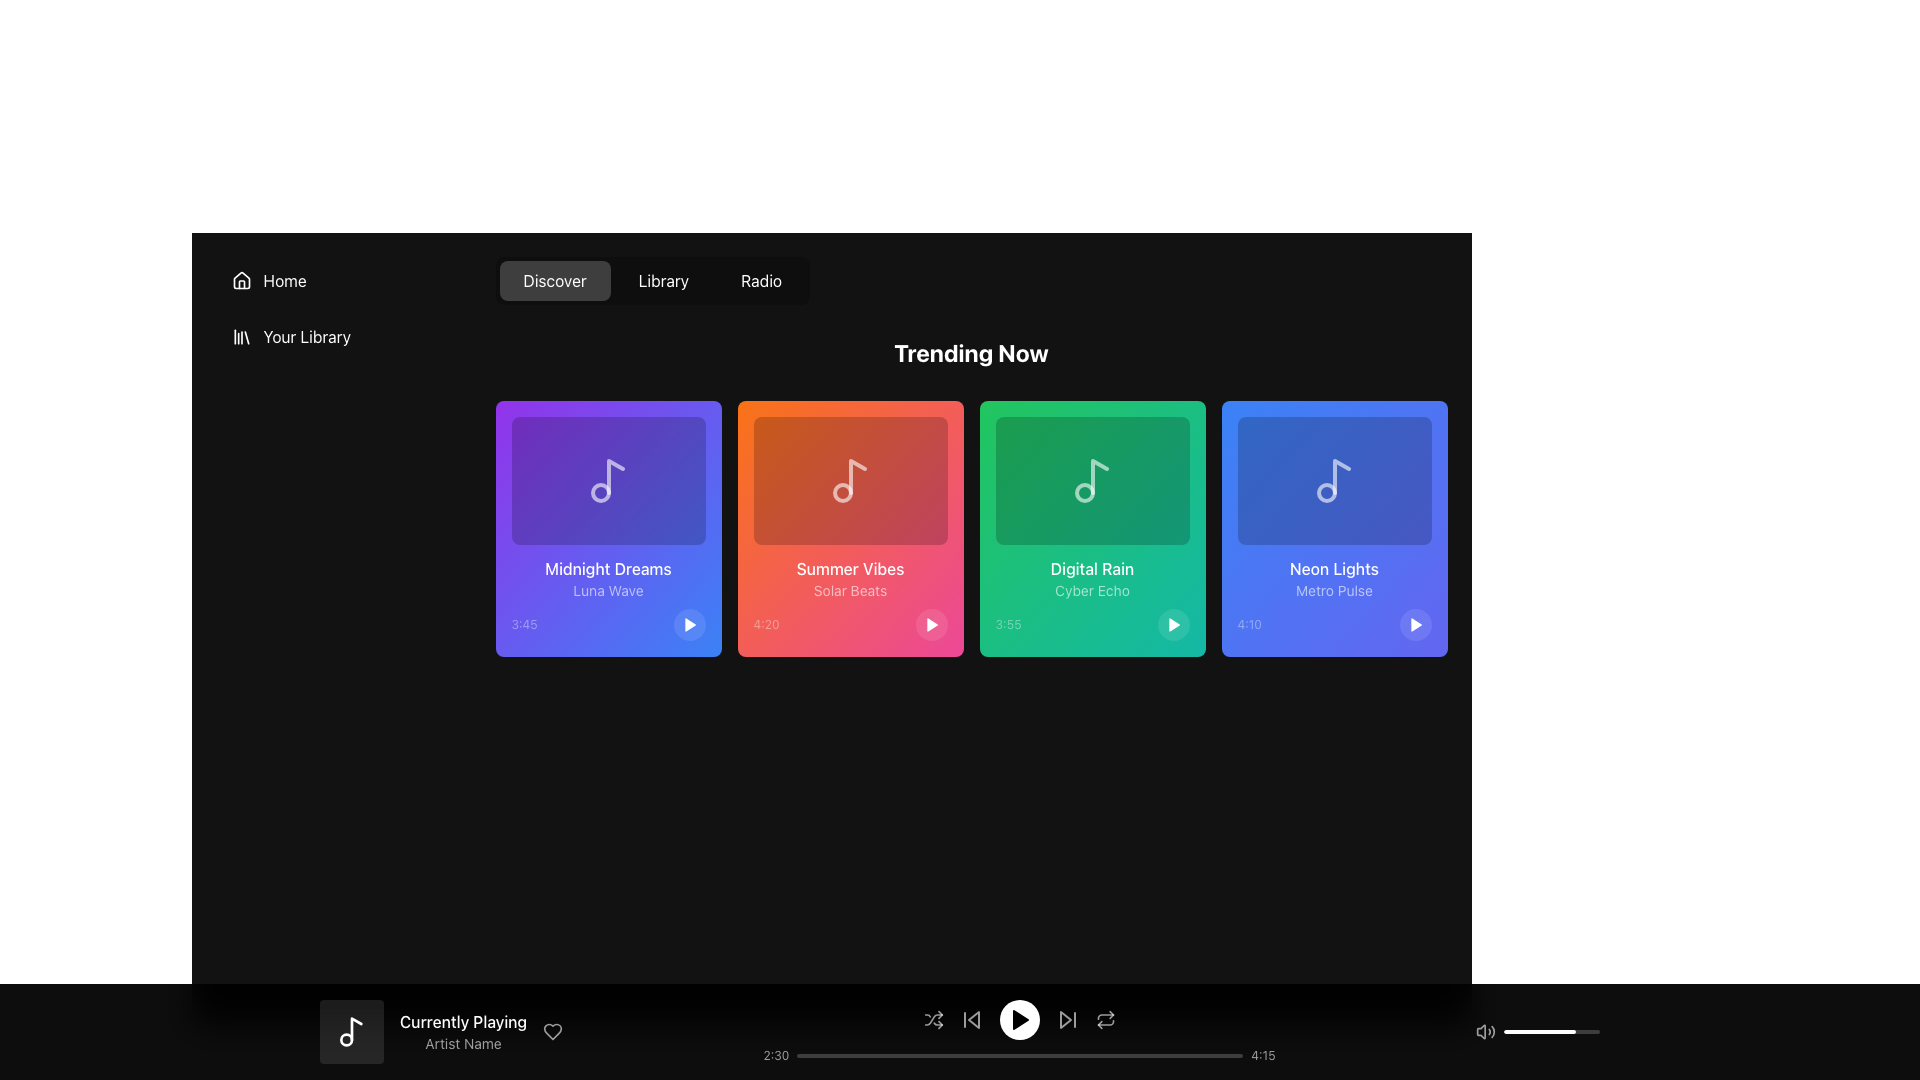  Describe the element at coordinates (765, 623) in the screenshot. I see `the informational text label displaying the timestamp or duration, located to the left of the circular button and play icon in the media control bar` at that location.